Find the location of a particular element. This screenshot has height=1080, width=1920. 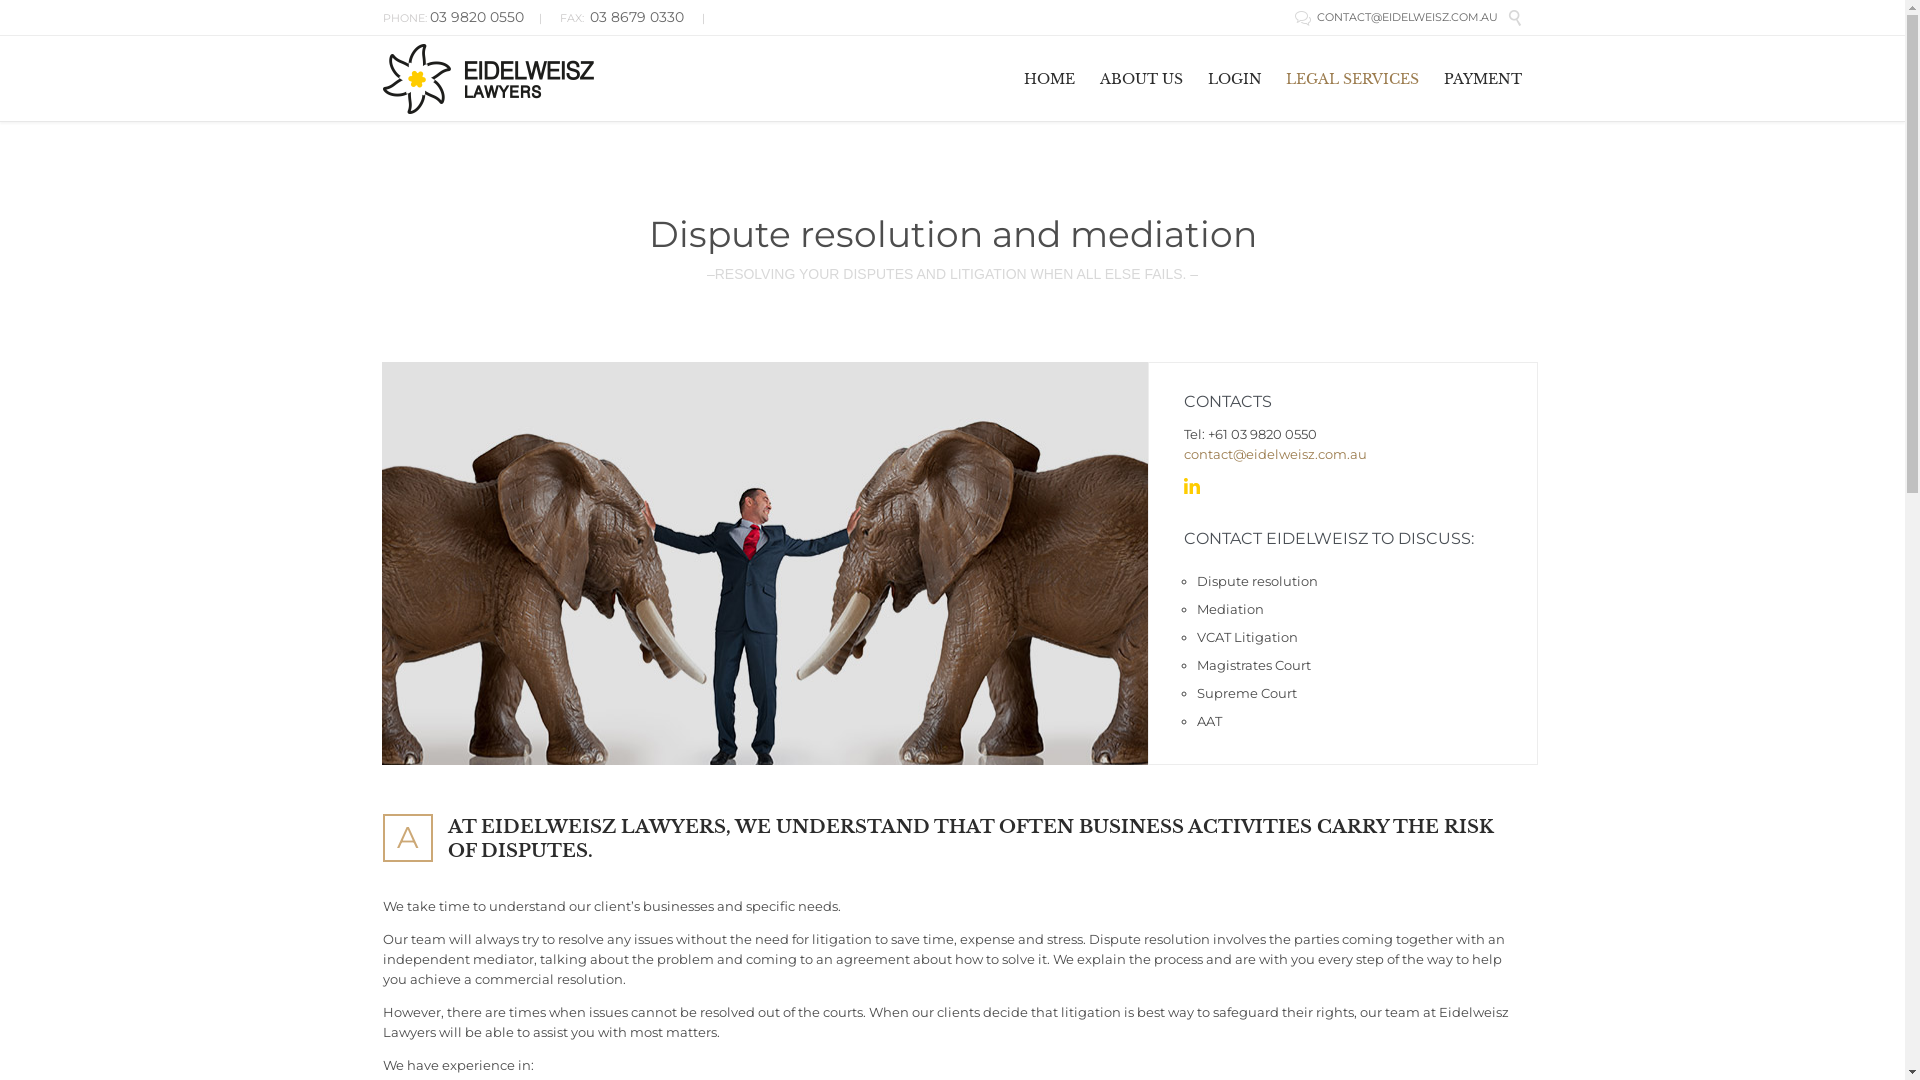

'03 9820 0550' is located at coordinates (475, 18).